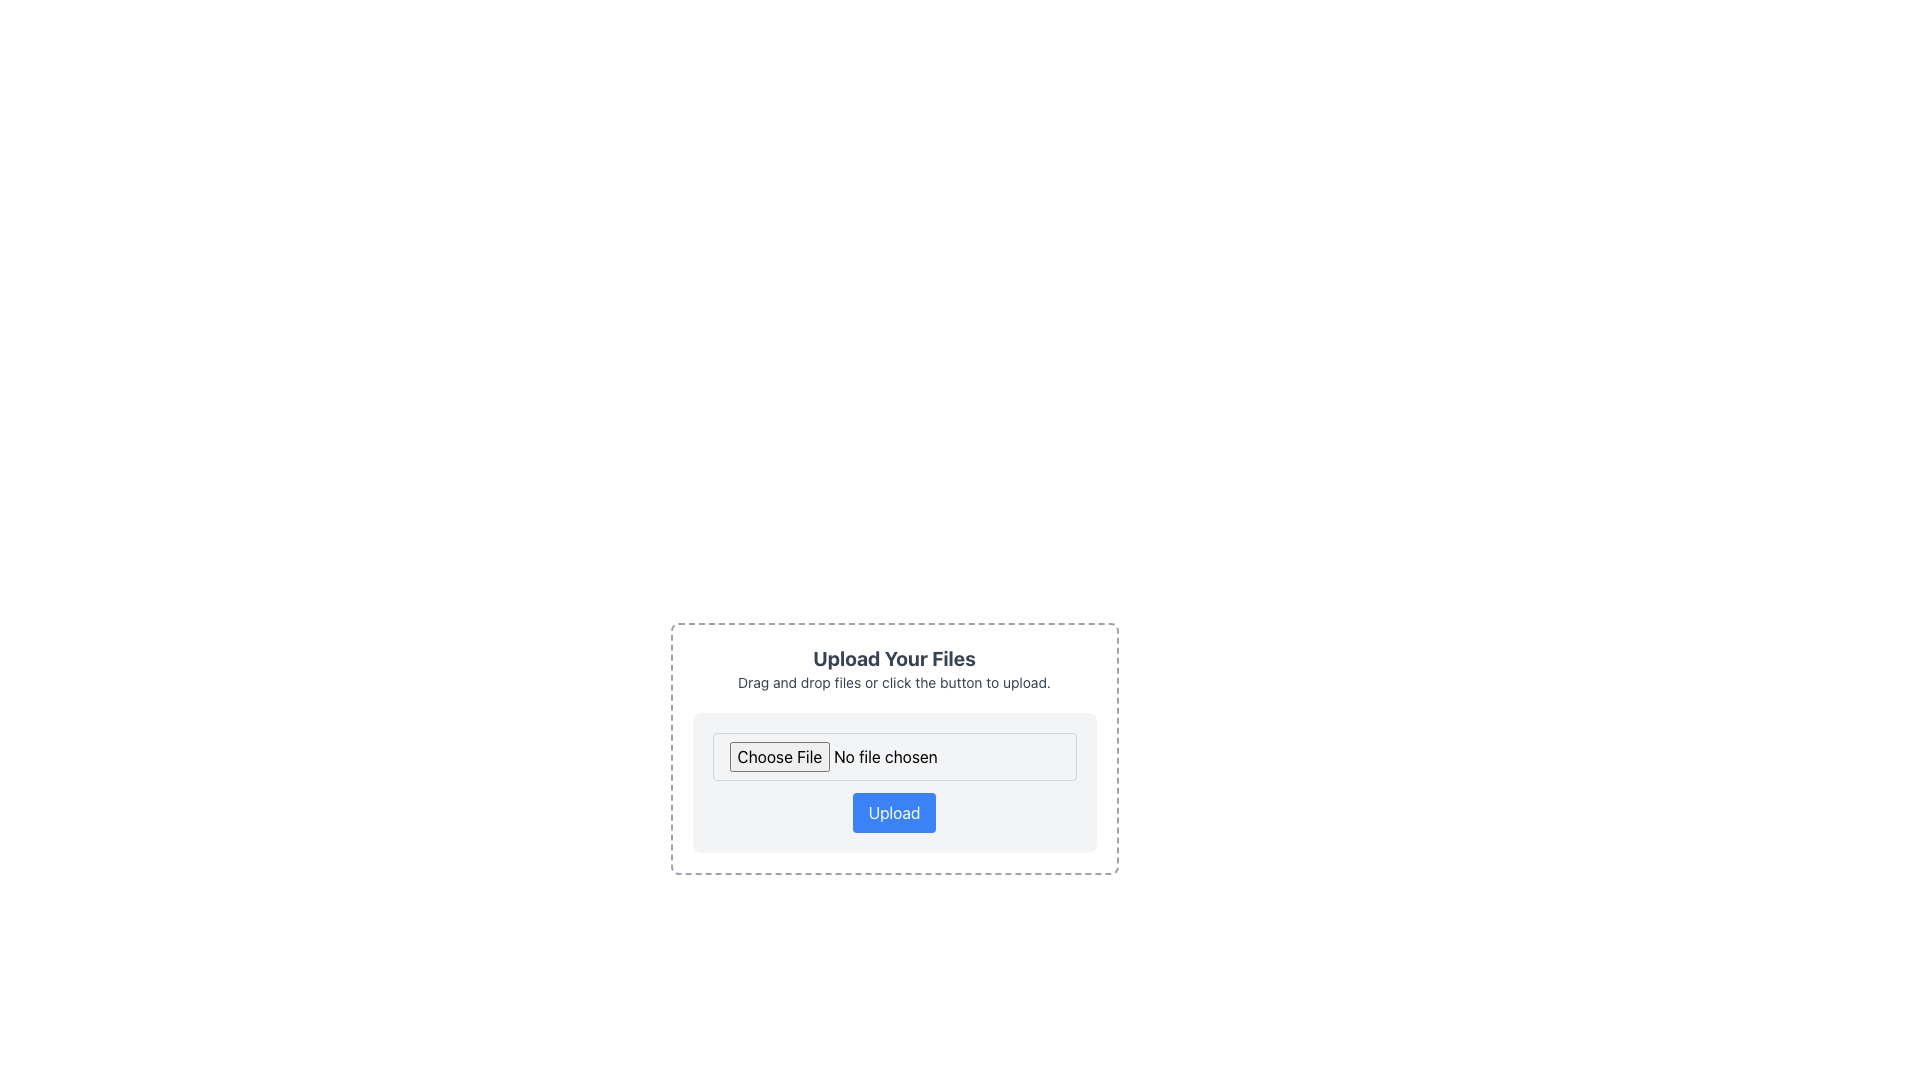 The image size is (1920, 1080). What do you see at coordinates (893, 681) in the screenshot?
I see `the instructional text that describes methods for uploading files, located below the 'Upload Your Files' heading` at bounding box center [893, 681].